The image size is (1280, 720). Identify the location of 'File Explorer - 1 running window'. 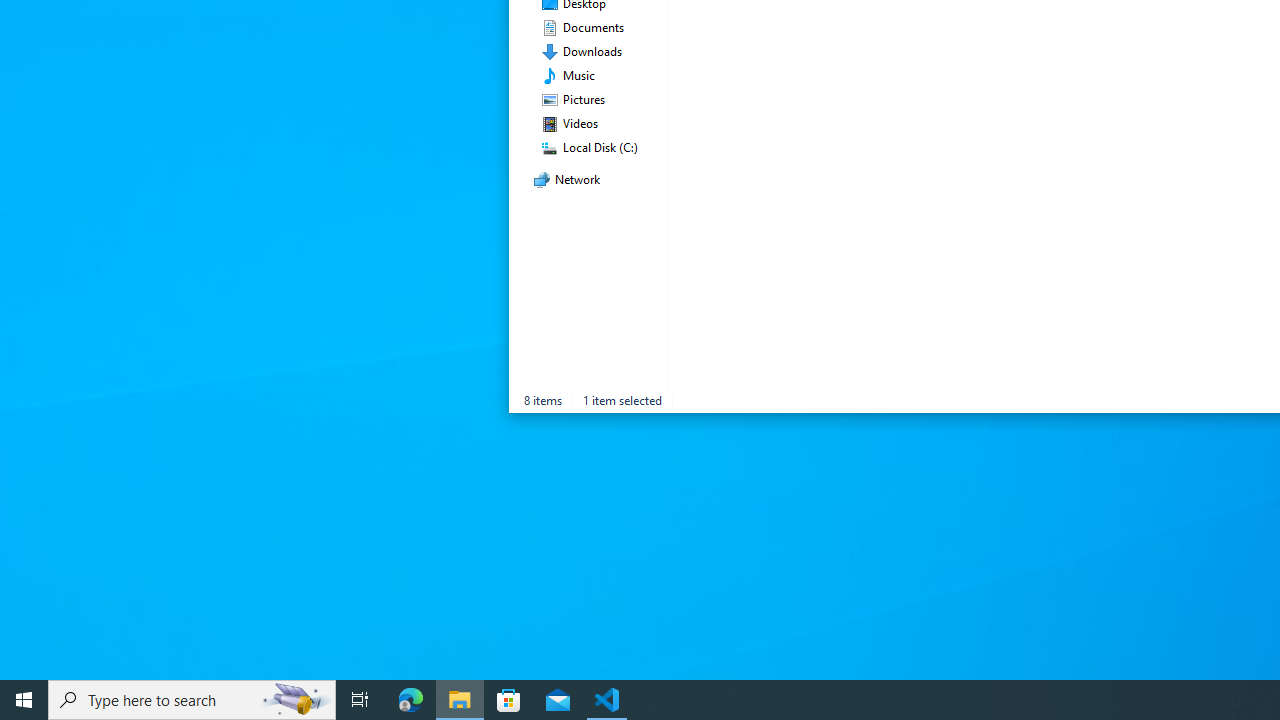
(459, 698).